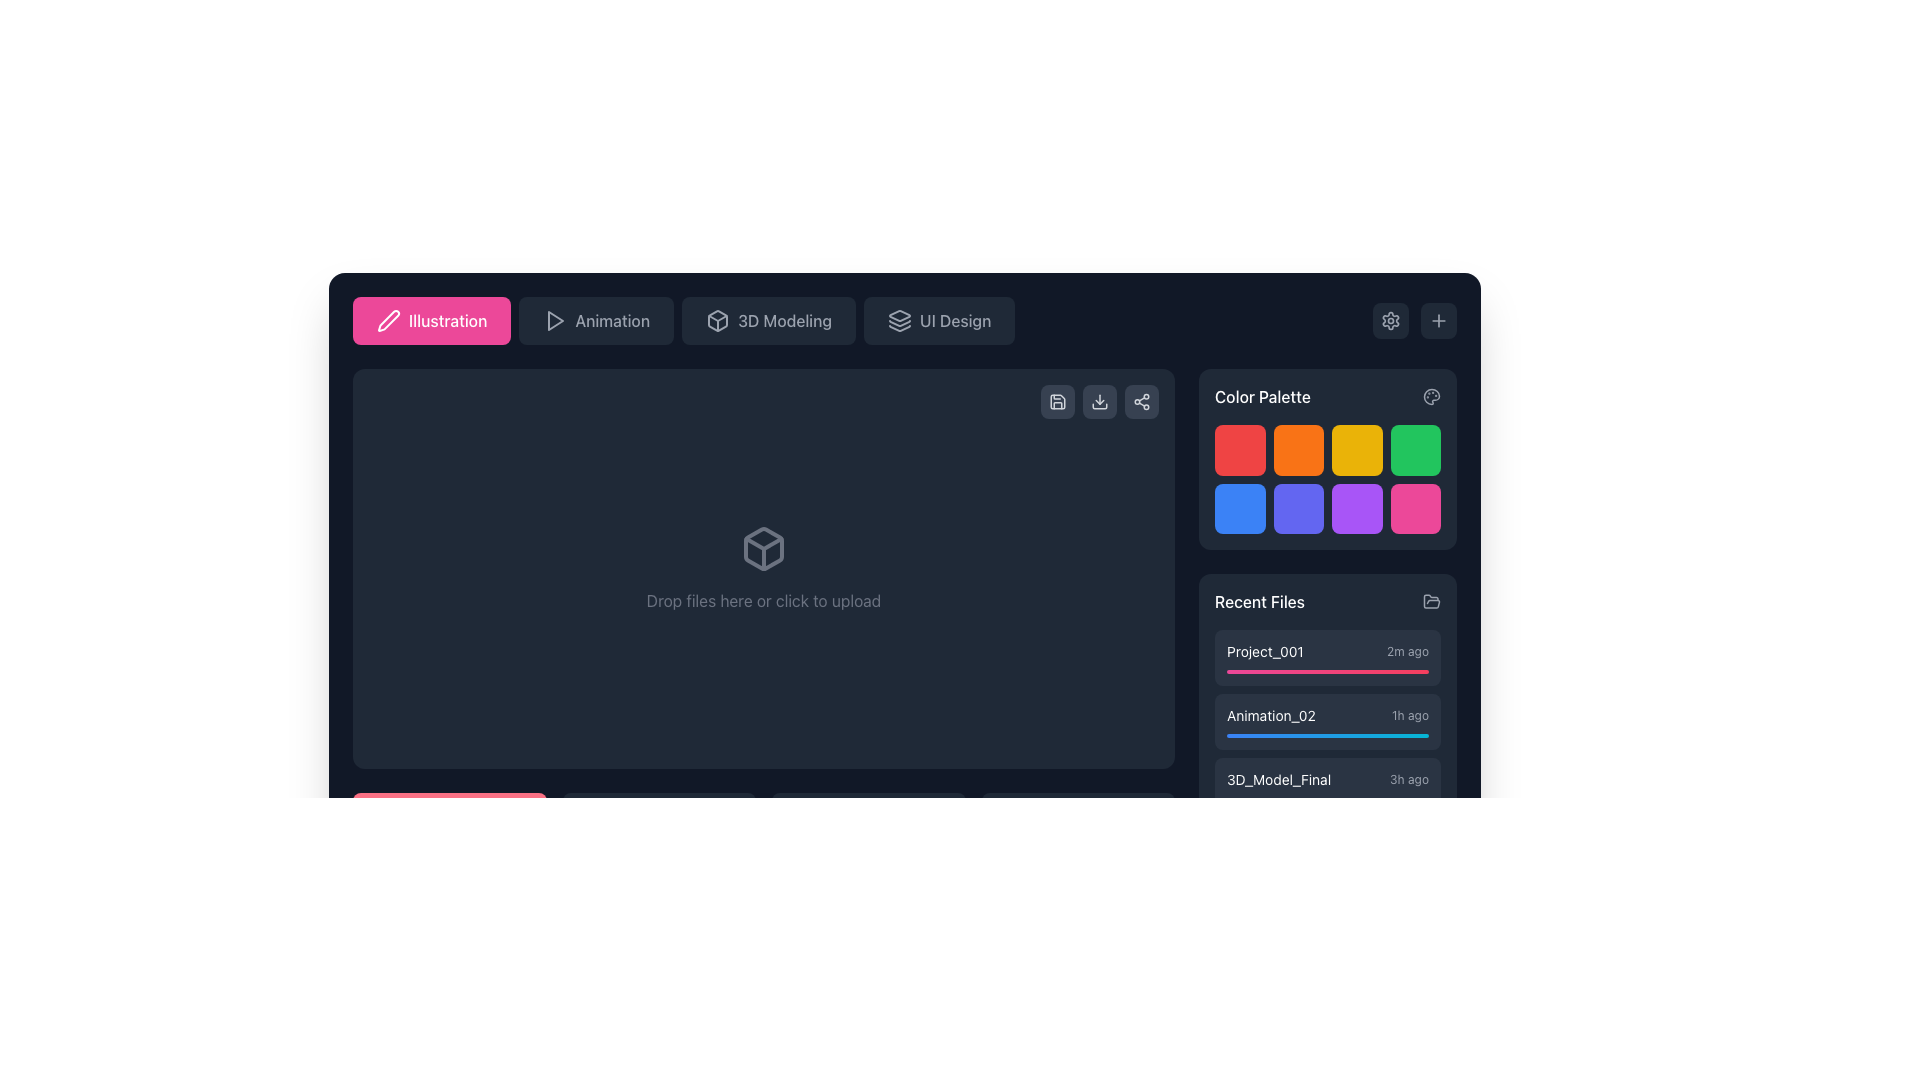 The height and width of the screenshot is (1080, 1920). I want to click on the UI Design button, which is represented by an icon of layered rectangles, so click(899, 319).